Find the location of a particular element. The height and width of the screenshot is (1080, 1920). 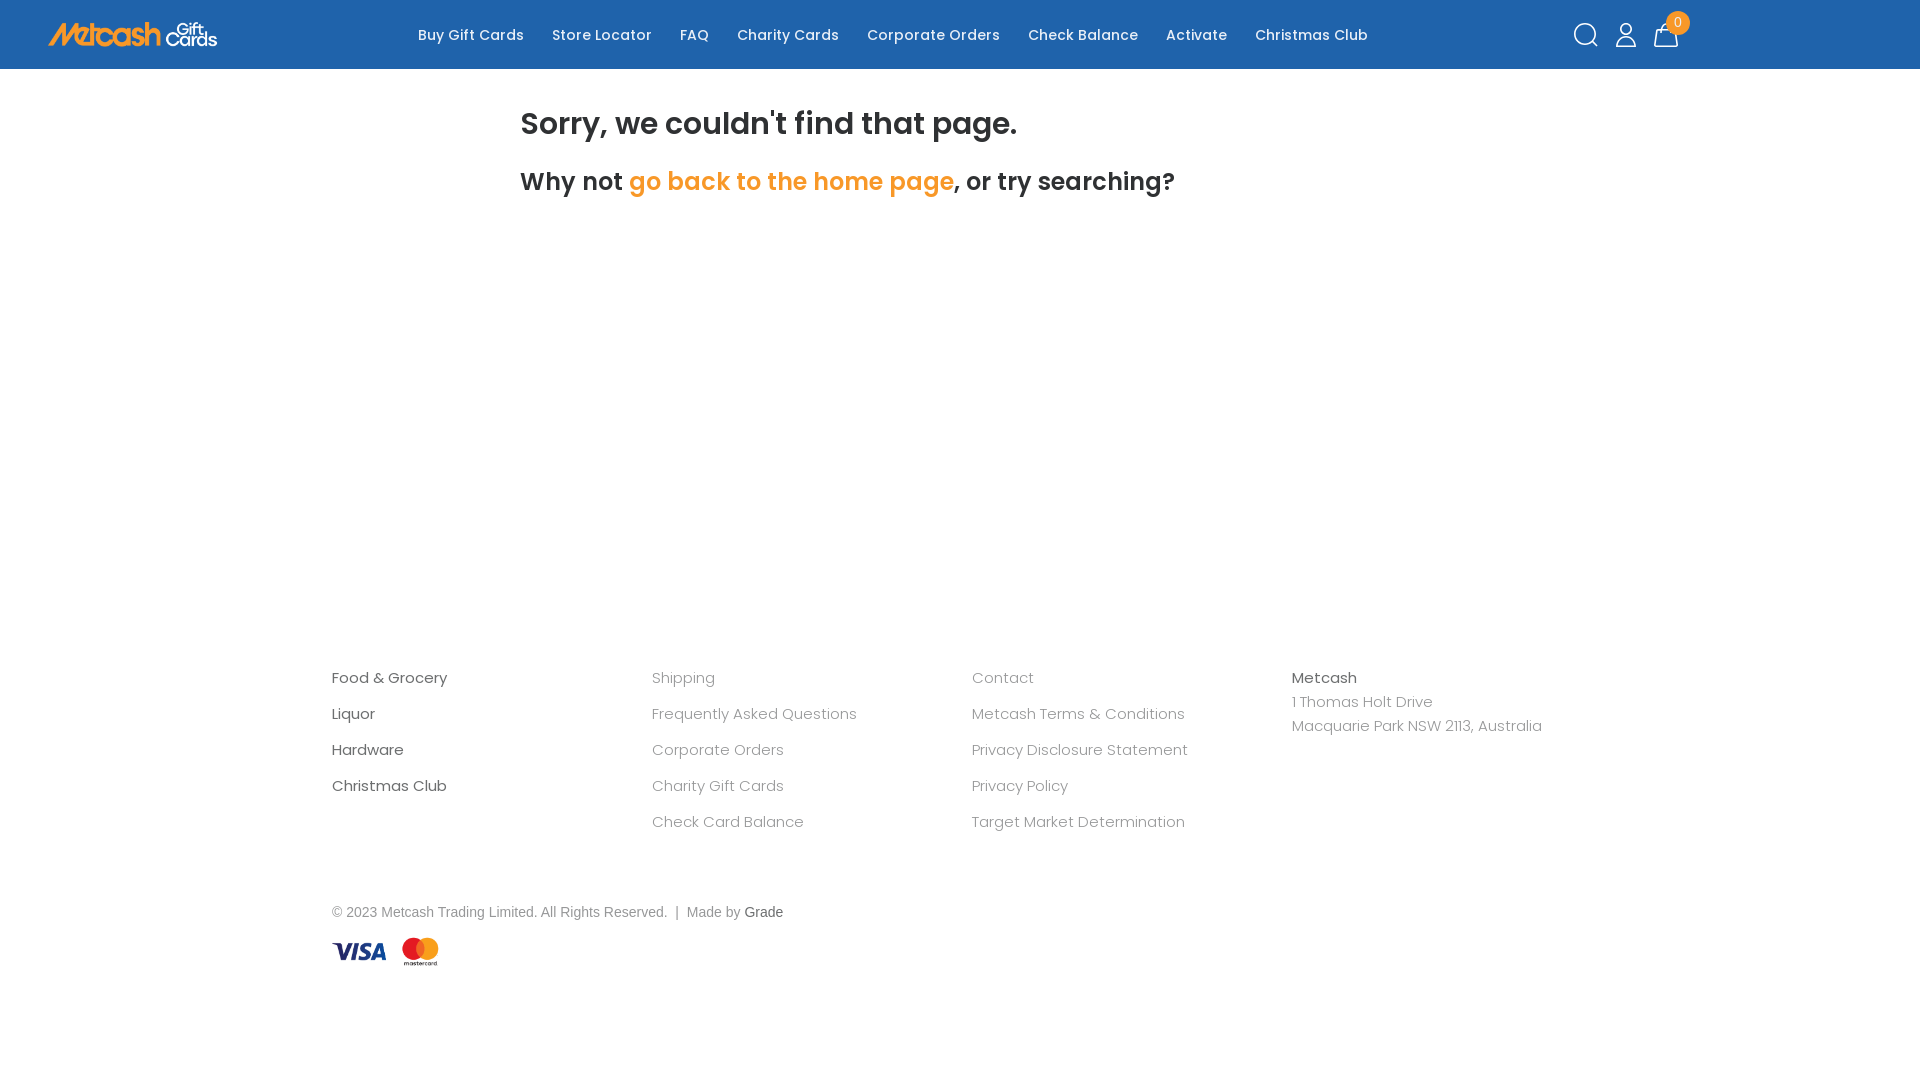

'0' is located at coordinates (1665, 34).